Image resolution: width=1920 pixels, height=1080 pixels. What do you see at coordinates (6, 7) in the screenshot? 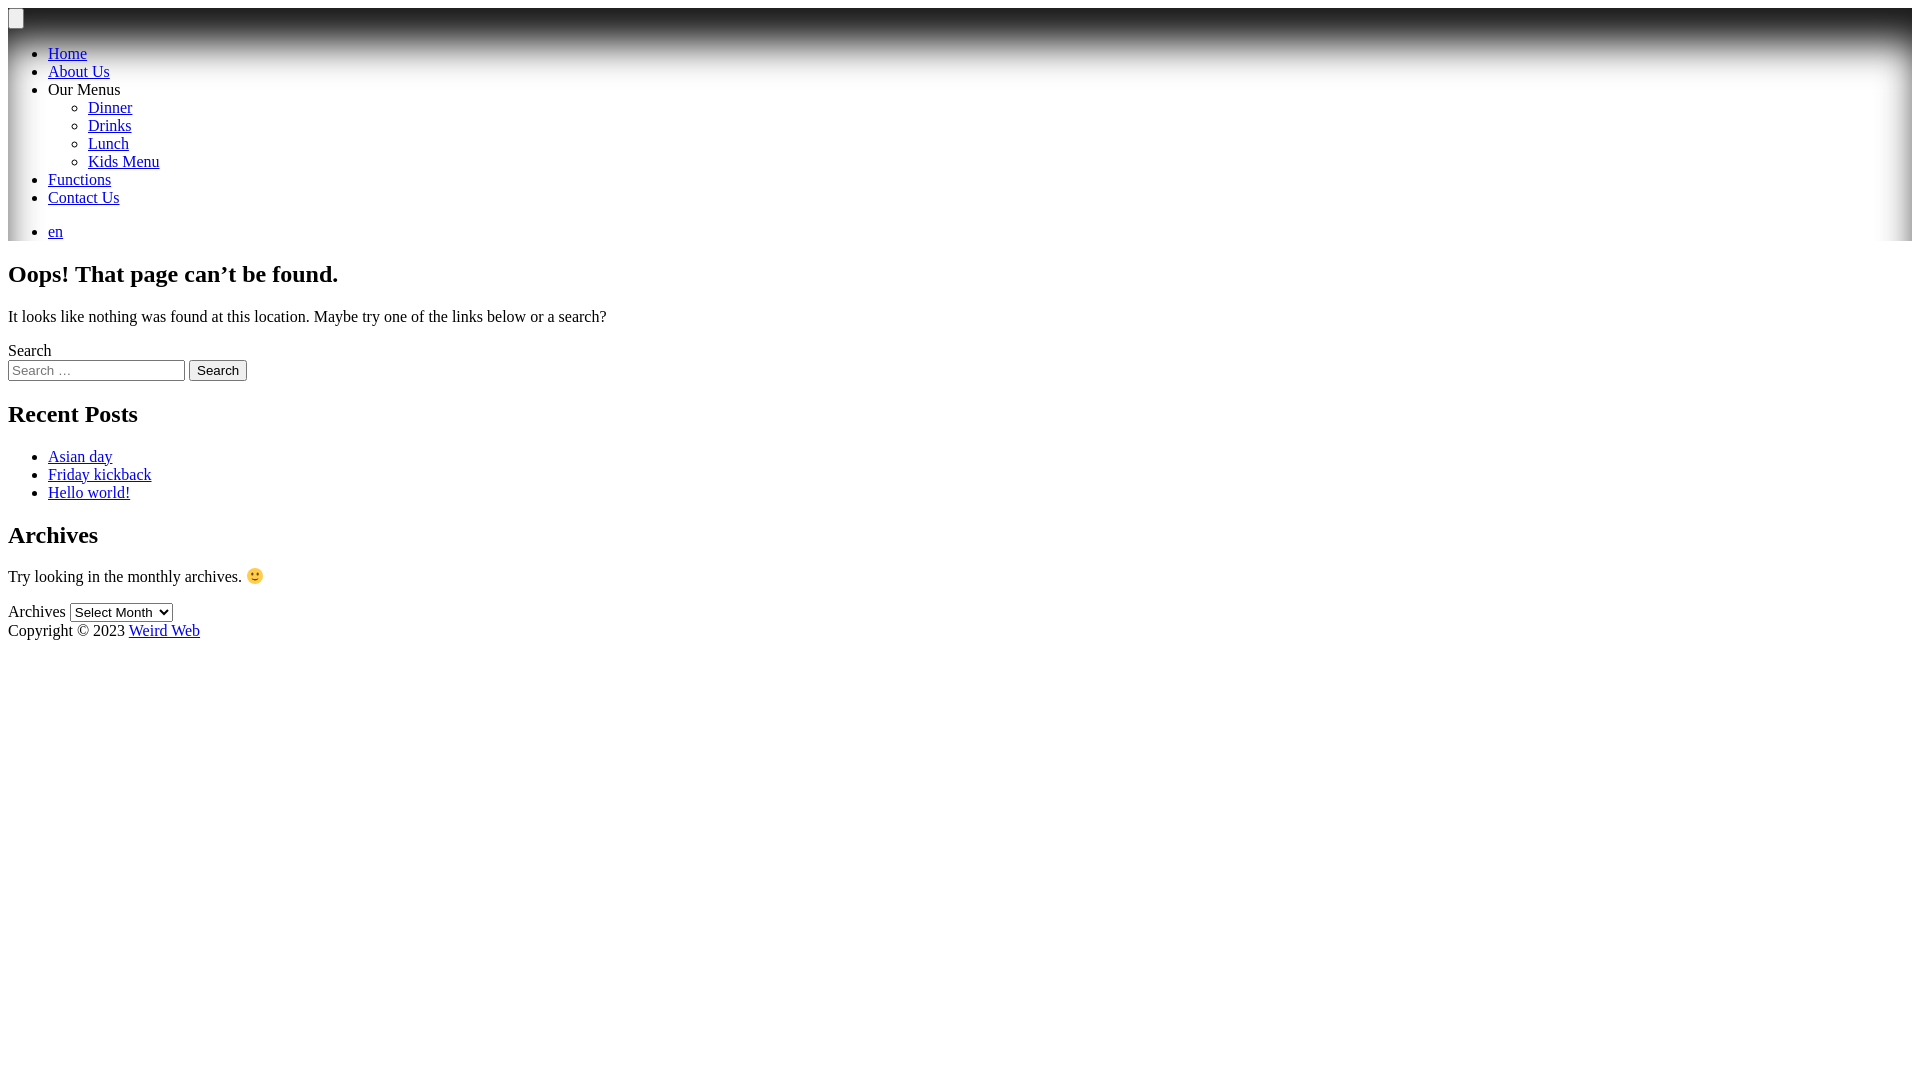
I see `'Skip to content'` at bounding box center [6, 7].